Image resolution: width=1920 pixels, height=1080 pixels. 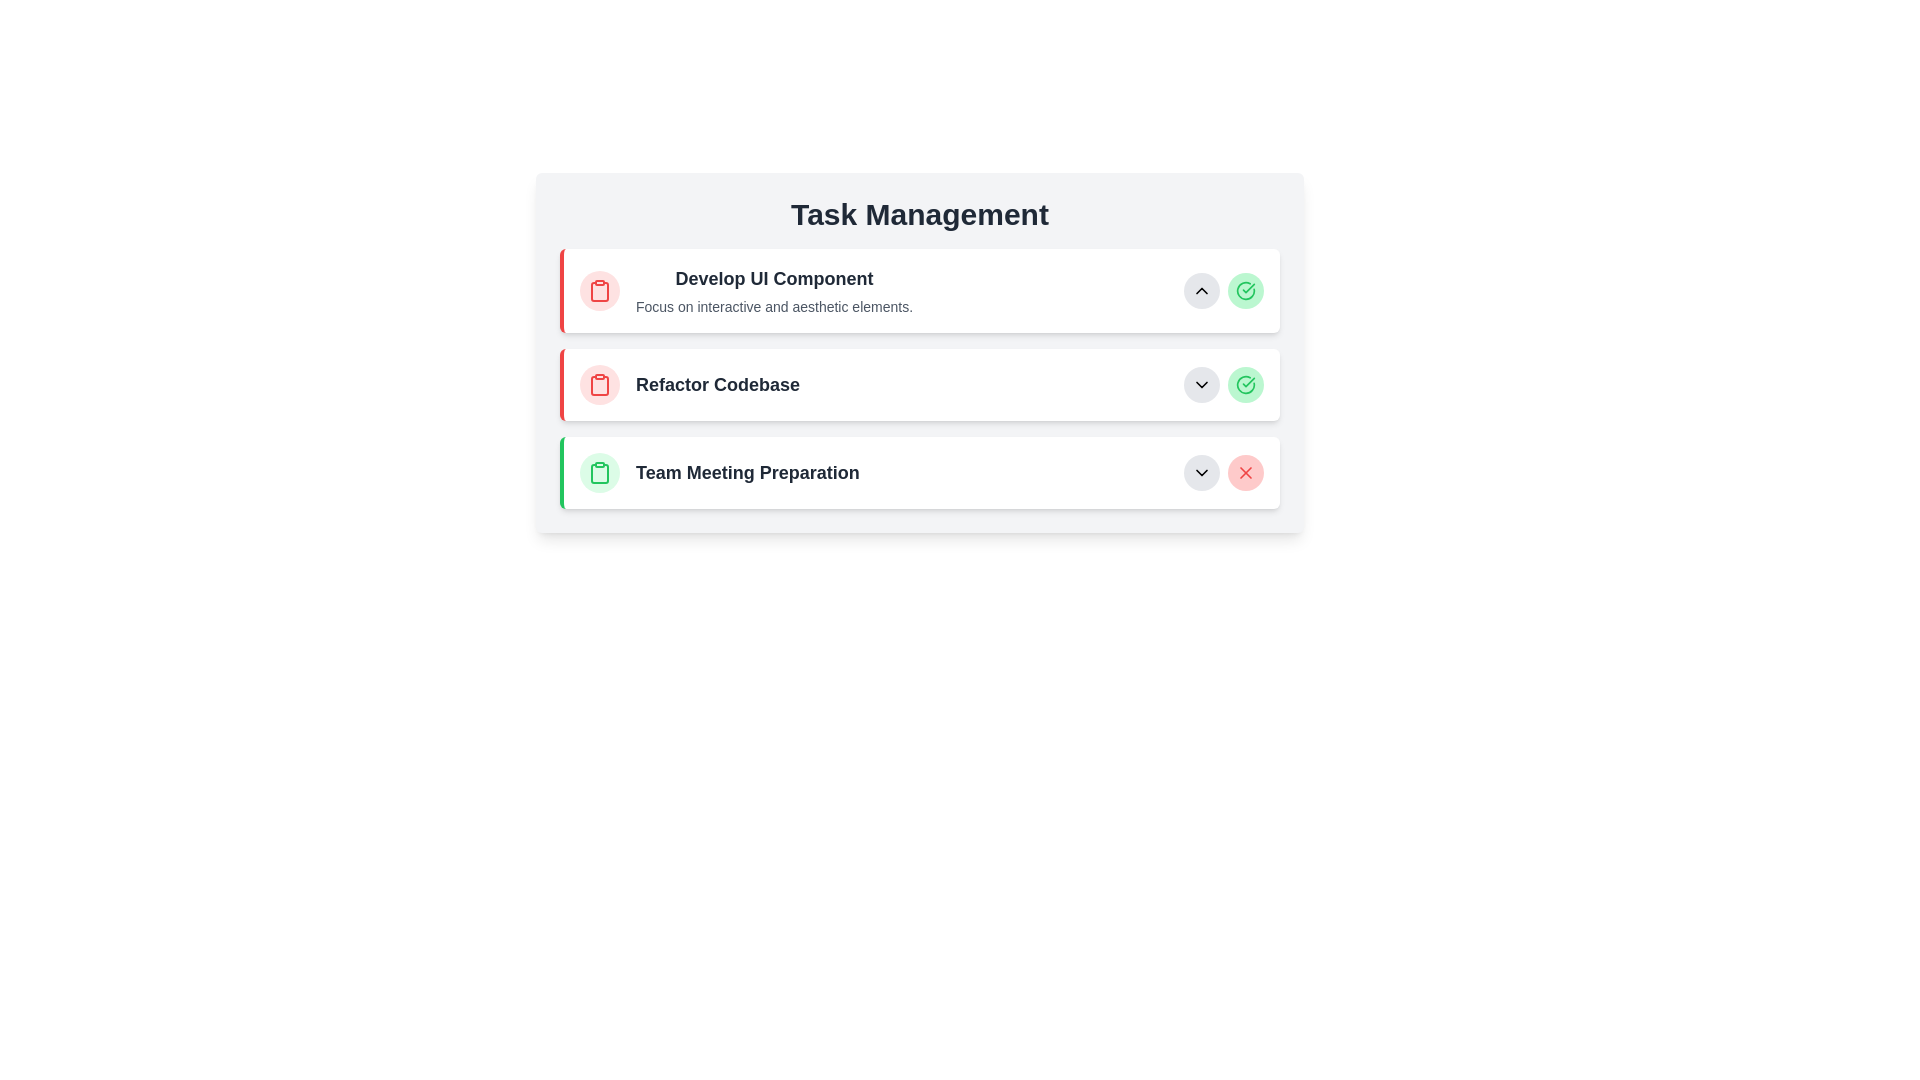 I want to click on the circular green button with a checkmark inside, located to the right of the text 'Develop UI Component', to mark the task as complete, so click(x=1245, y=290).